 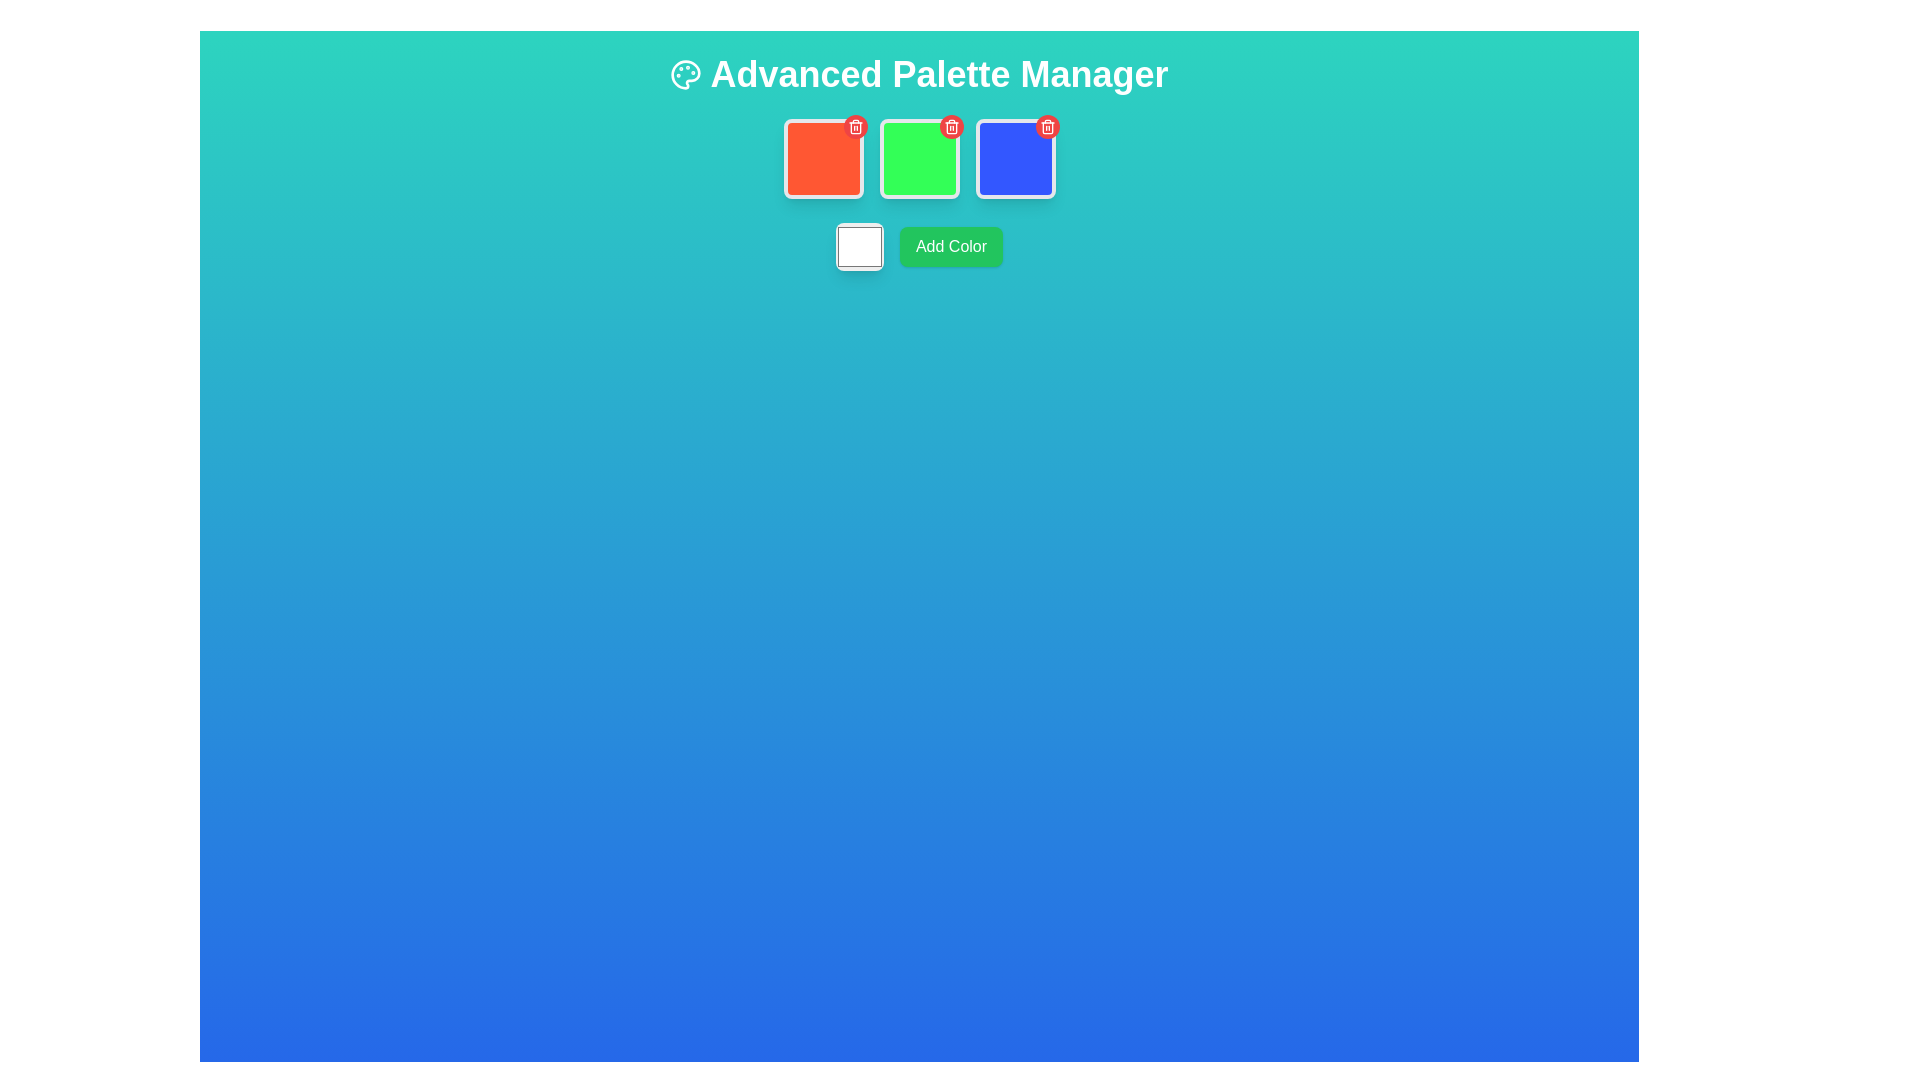 I want to click on the small circular red button with a white trashcan icon located at the upper-right corner of the blue square card to change its background color, so click(x=1046, y=127).